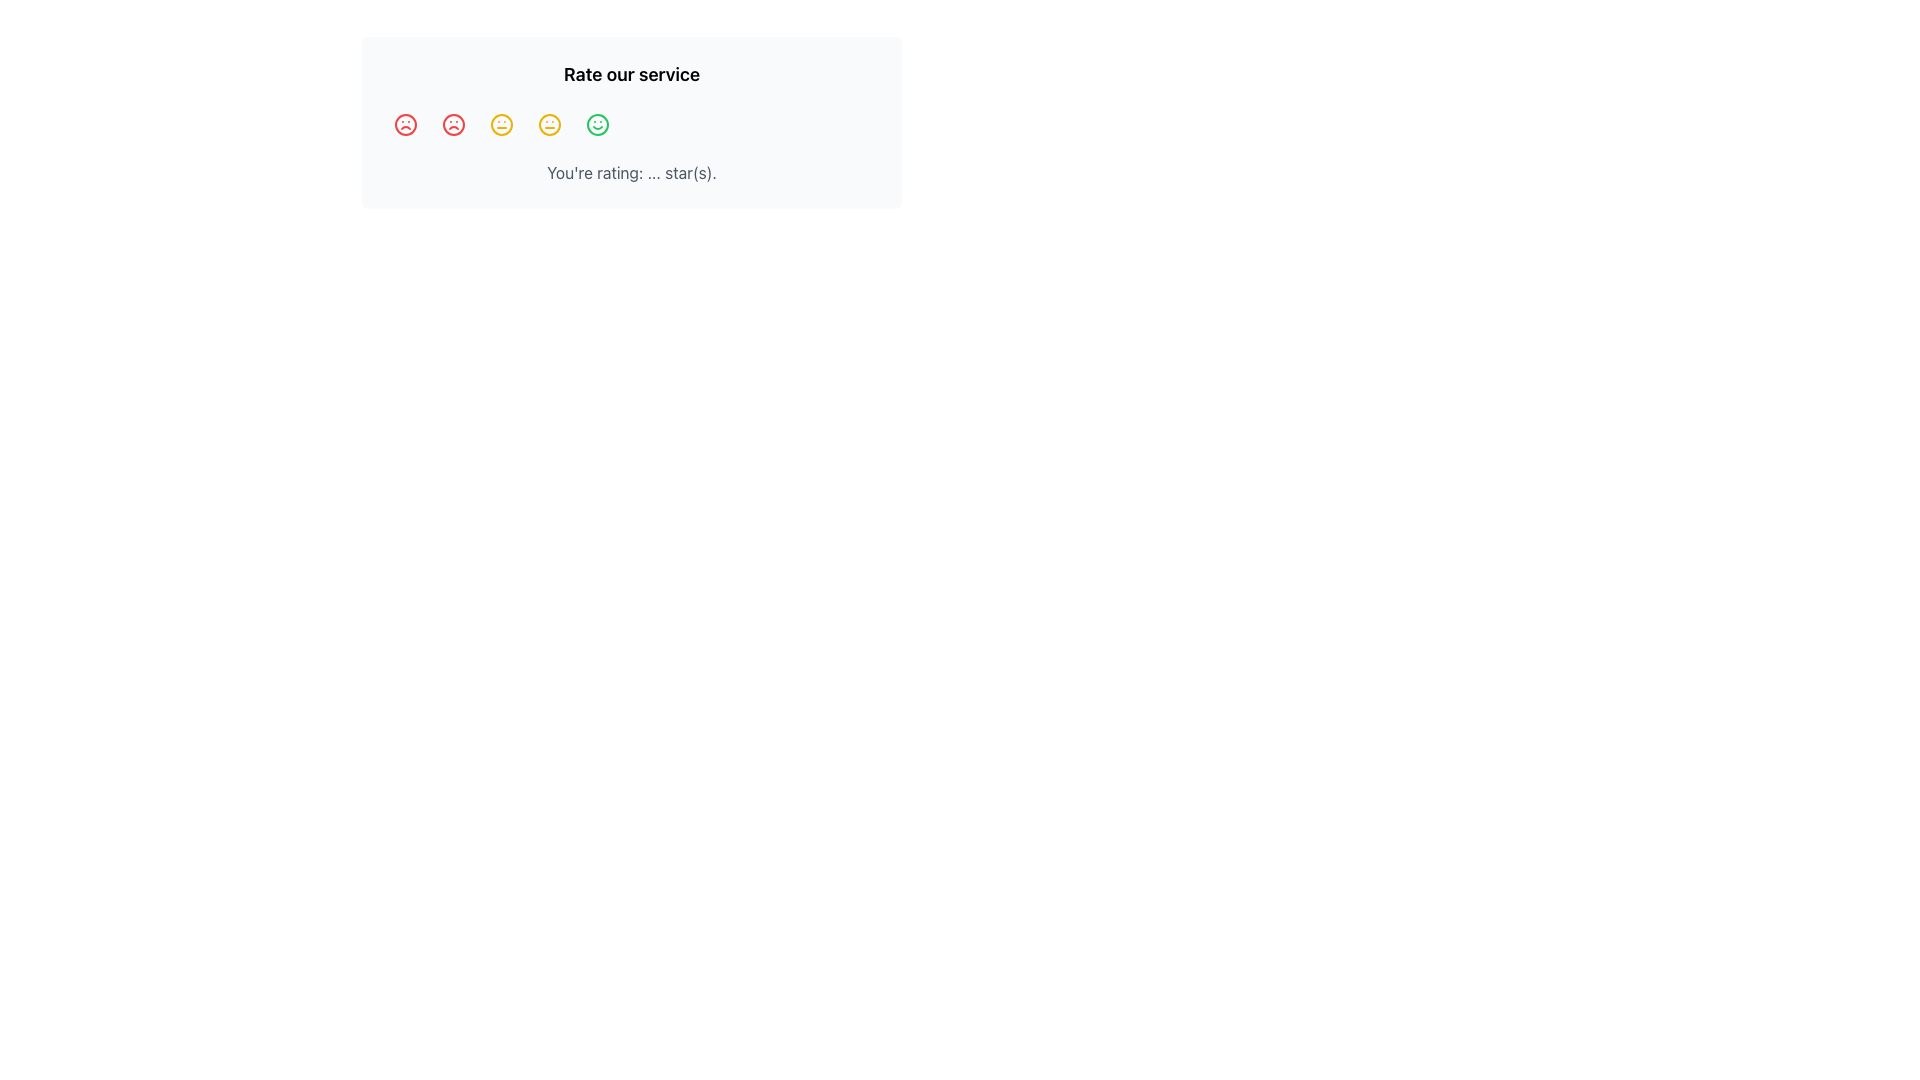  I want to click on the second icon representing a 'dissatisfied' rating in the feedback component, so click(453, 124).